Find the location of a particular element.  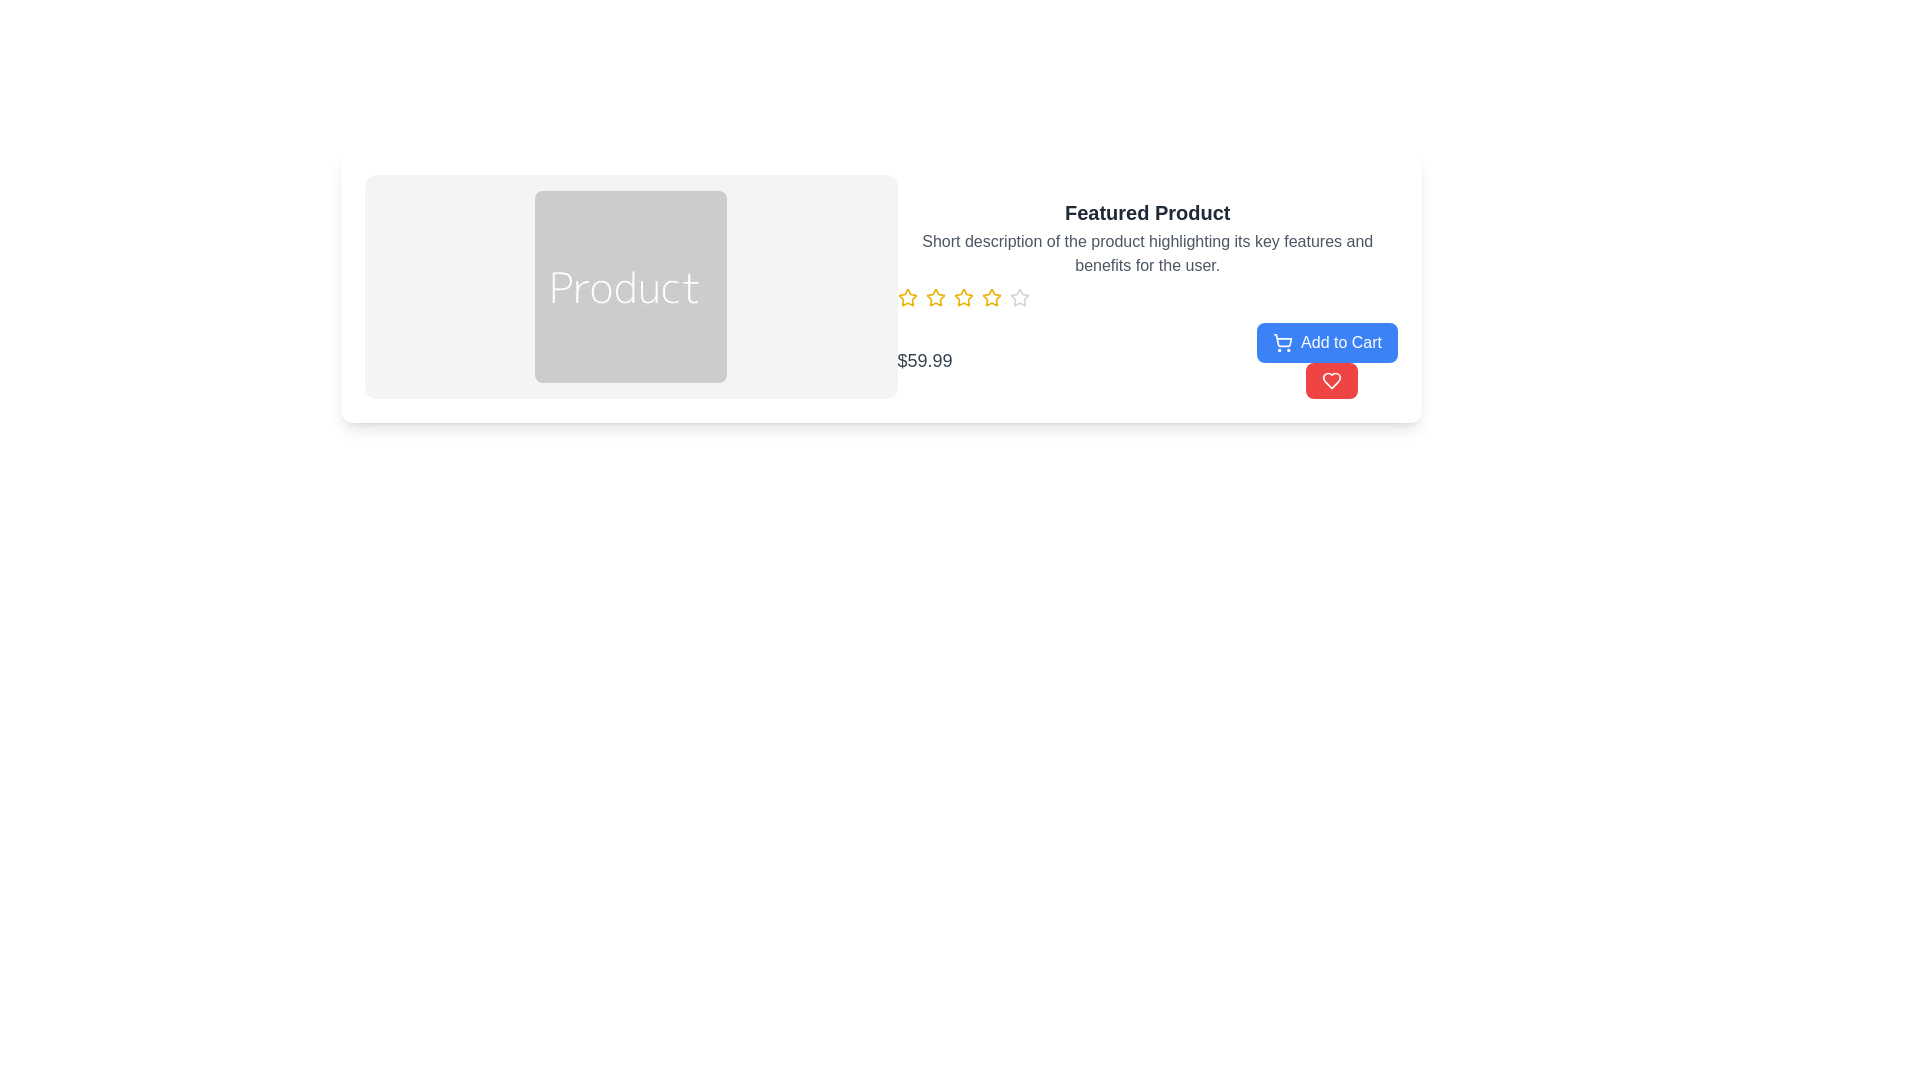

the first star icon in the Star Rating Icon group located below the 'Featured Product' title to allow the user to provide feedback on the product rating is located at coordinates (906, 298).